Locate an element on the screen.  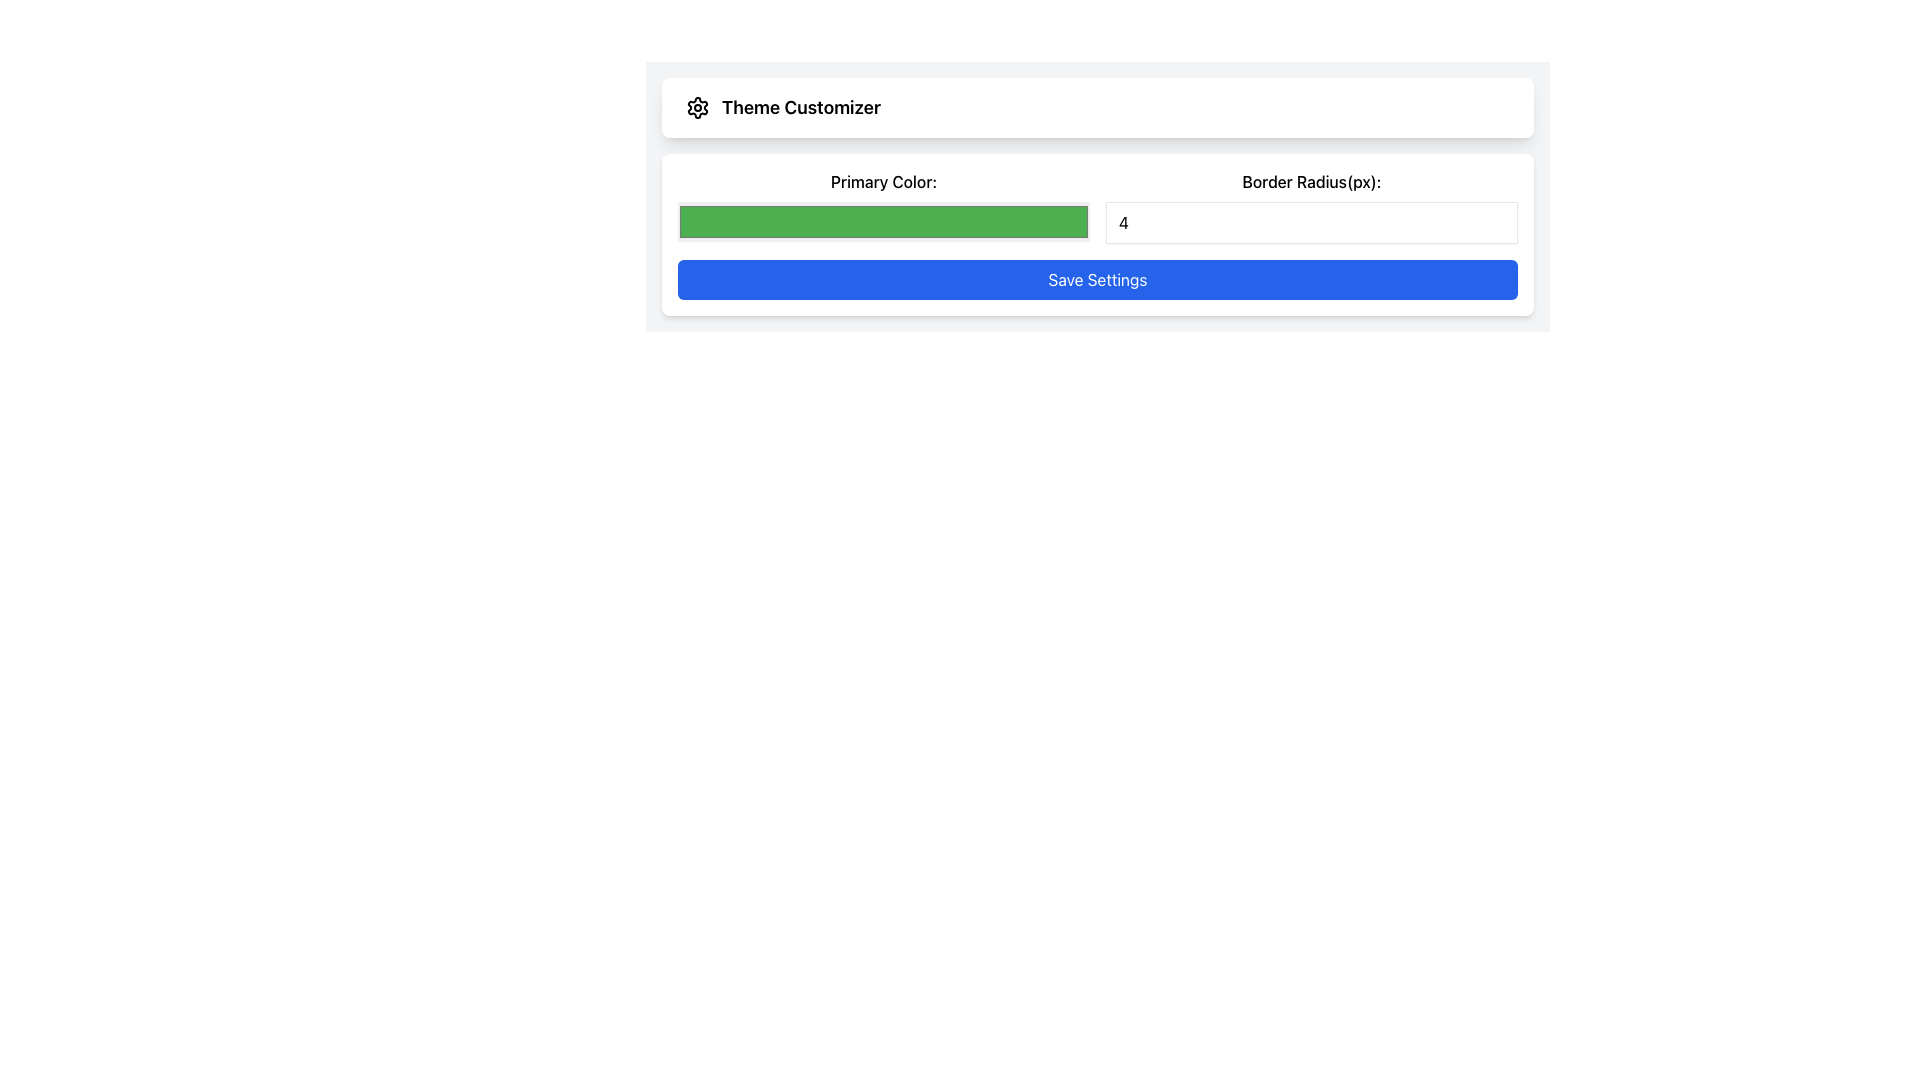
the 'Save Settings' button, which is a rectangular button with rounded corners and a blue background is located at coordinates (1097, 280).